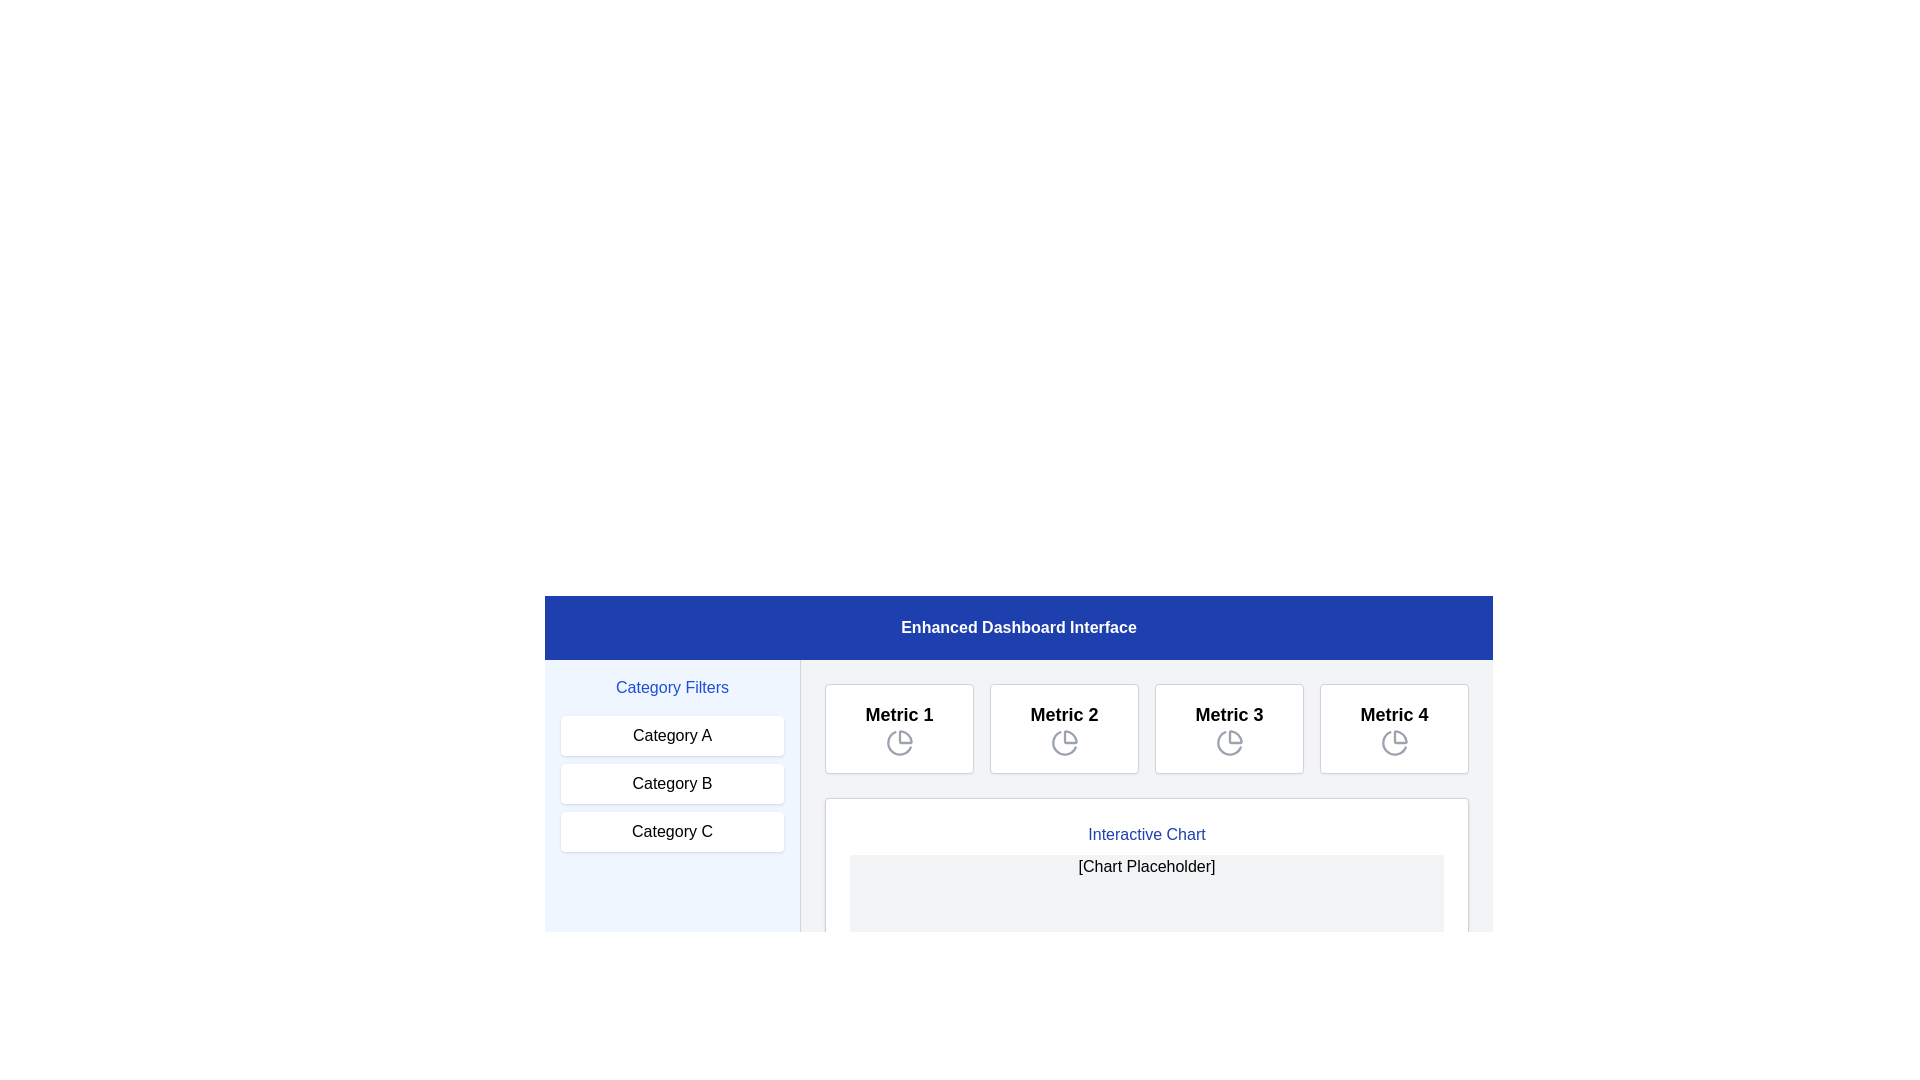 This screenshot has width=1920, height=1080. Describe the element at coordinates (672, 832) in the screenshot. I see `the 'Category C' button, which is a rectangular button with a white background and bold text, located in the 'Category Filters' section` at that location.